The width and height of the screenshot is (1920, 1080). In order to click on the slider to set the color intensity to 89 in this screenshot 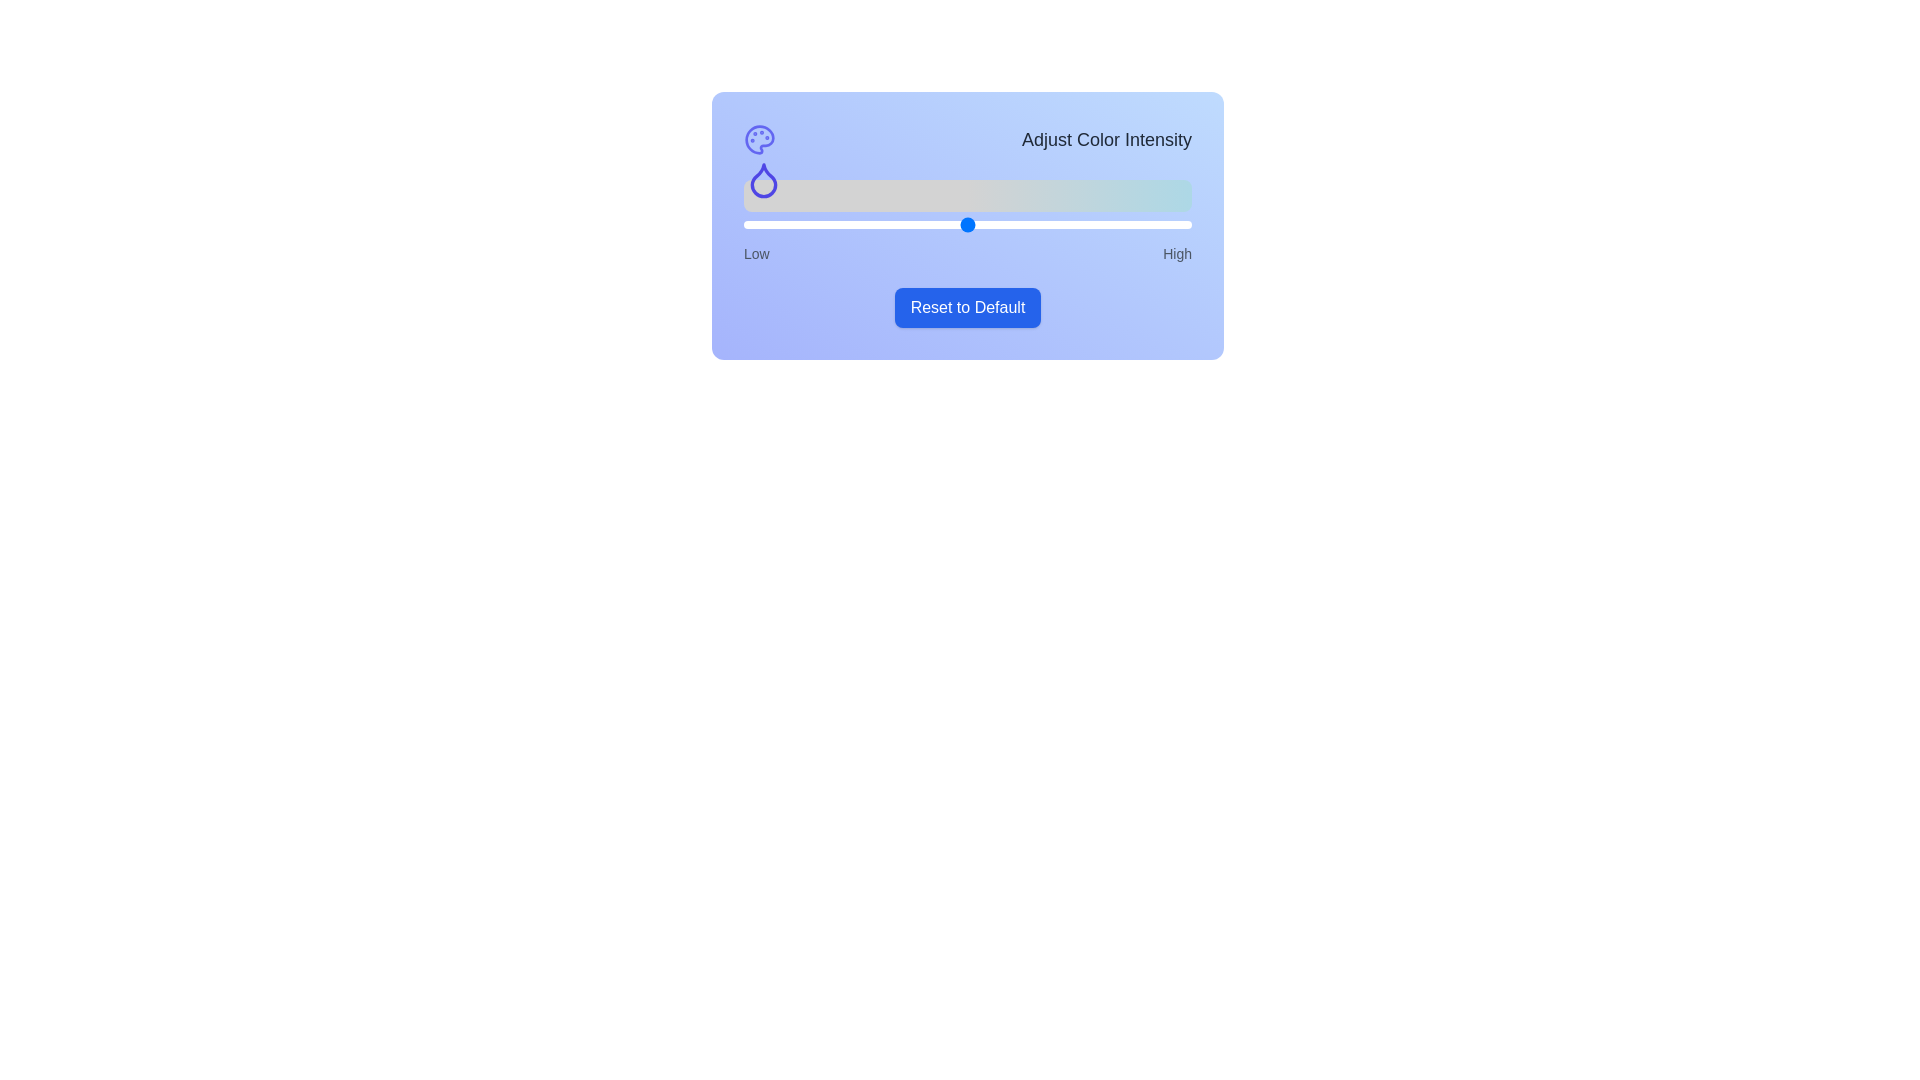, I will do `click(1142, 224)`.